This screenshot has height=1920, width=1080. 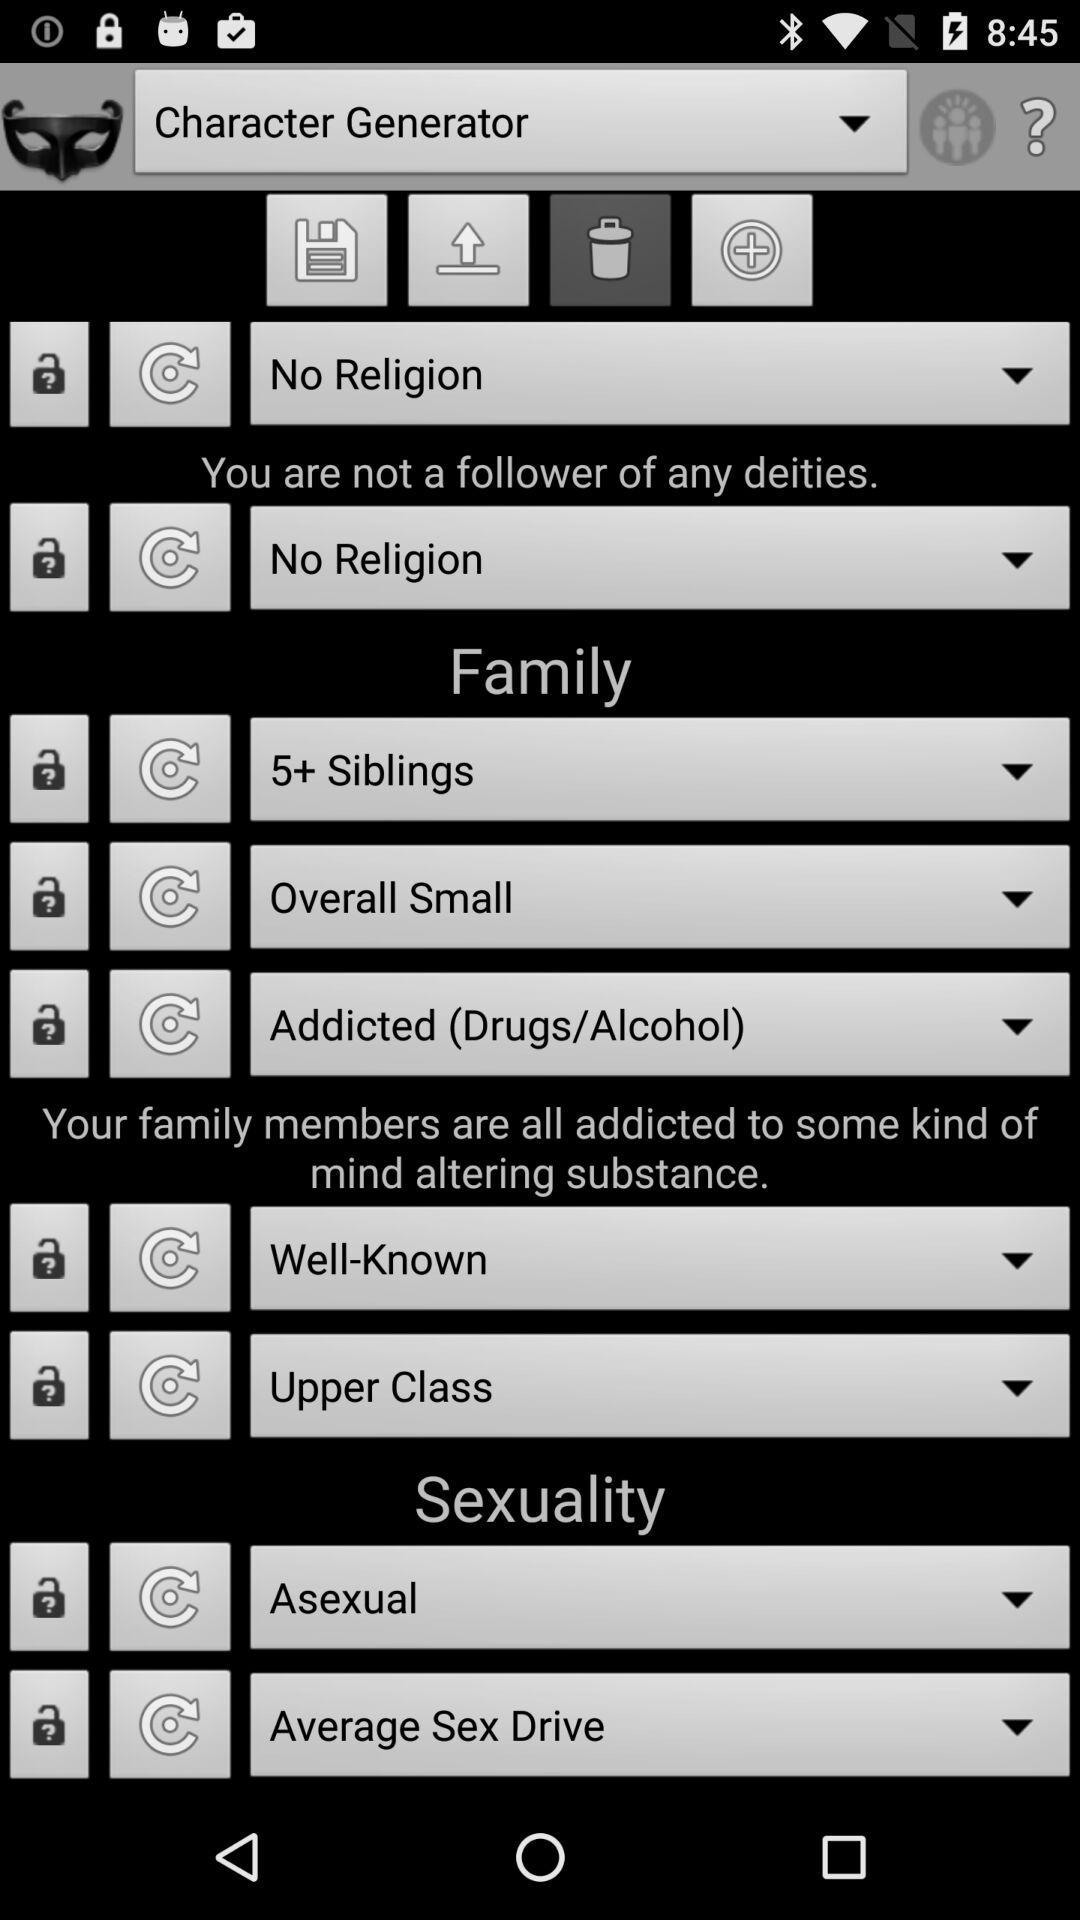 I want to click on the add icon, so click(x=752, y=273).